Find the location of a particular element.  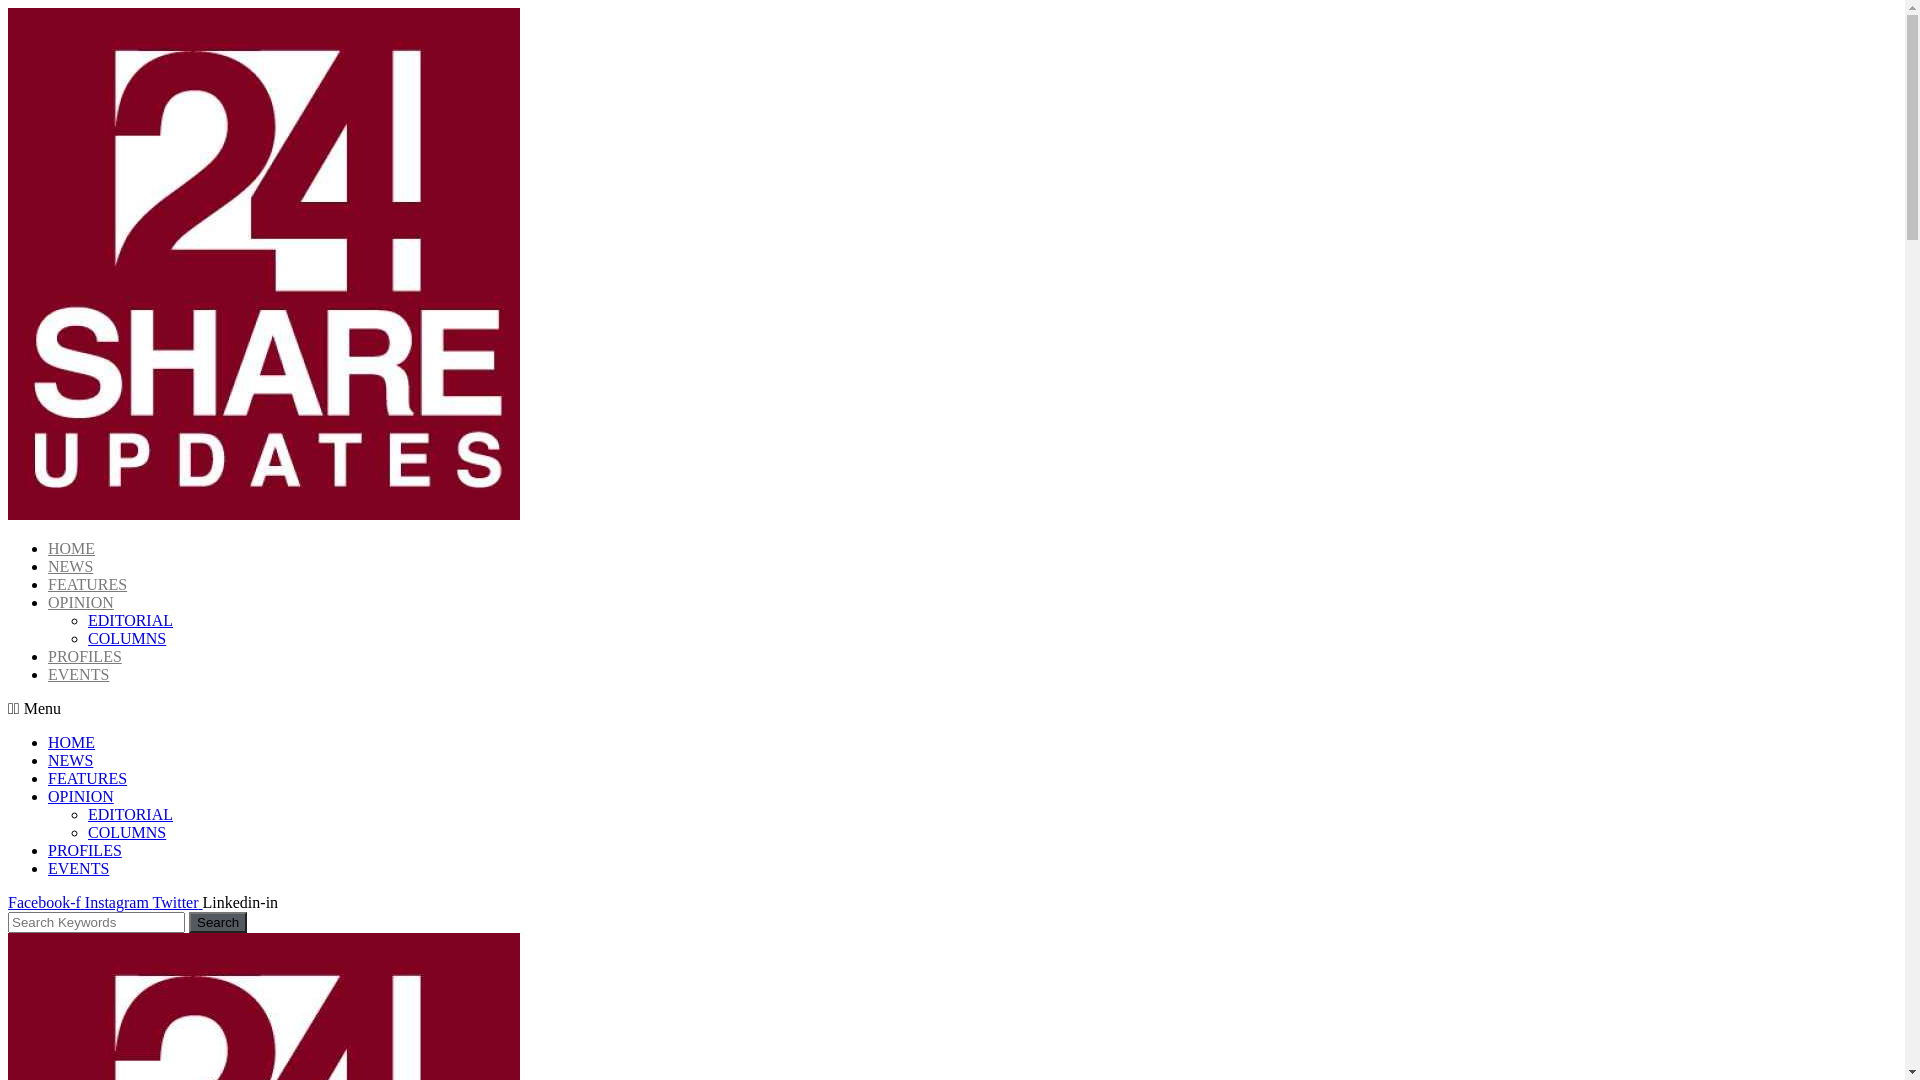

'OPINION' is located at coordinates (48, 795).